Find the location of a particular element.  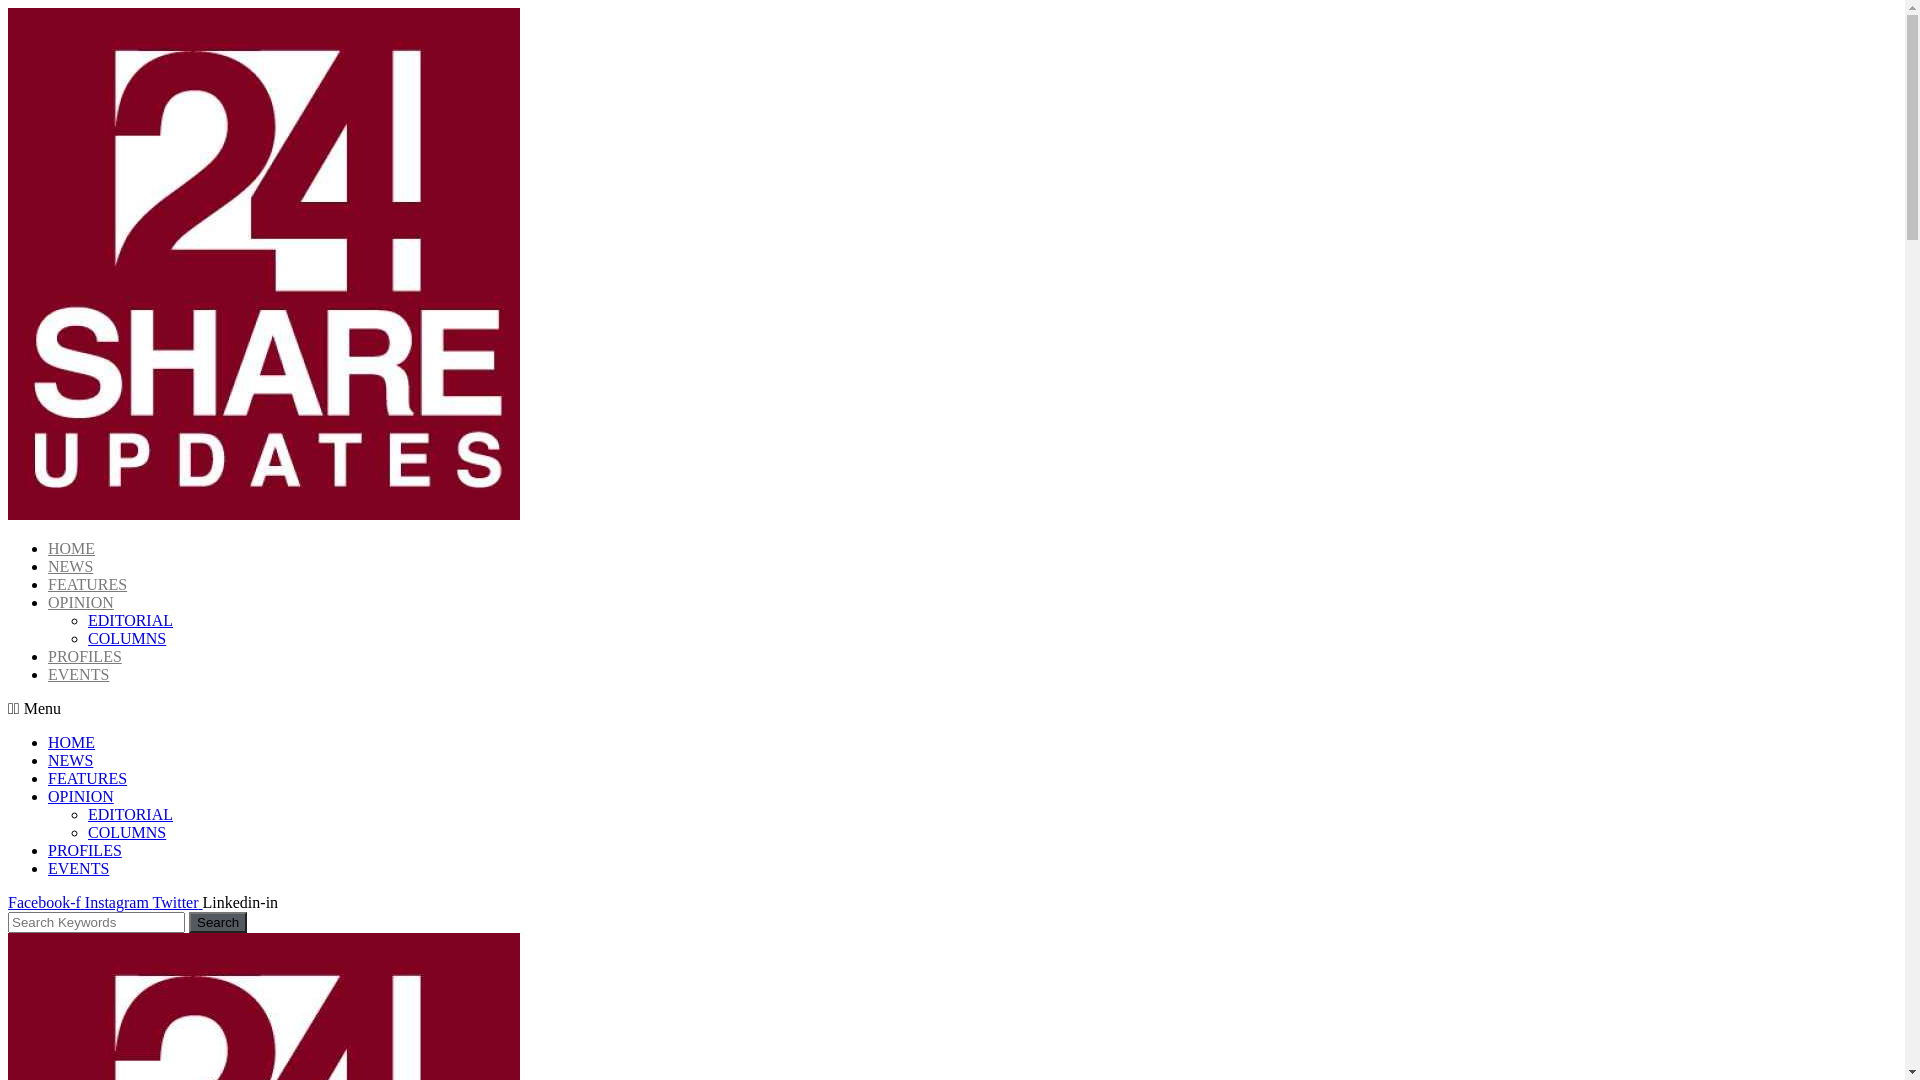

'OPINION' is located at coordinates (48, 795).